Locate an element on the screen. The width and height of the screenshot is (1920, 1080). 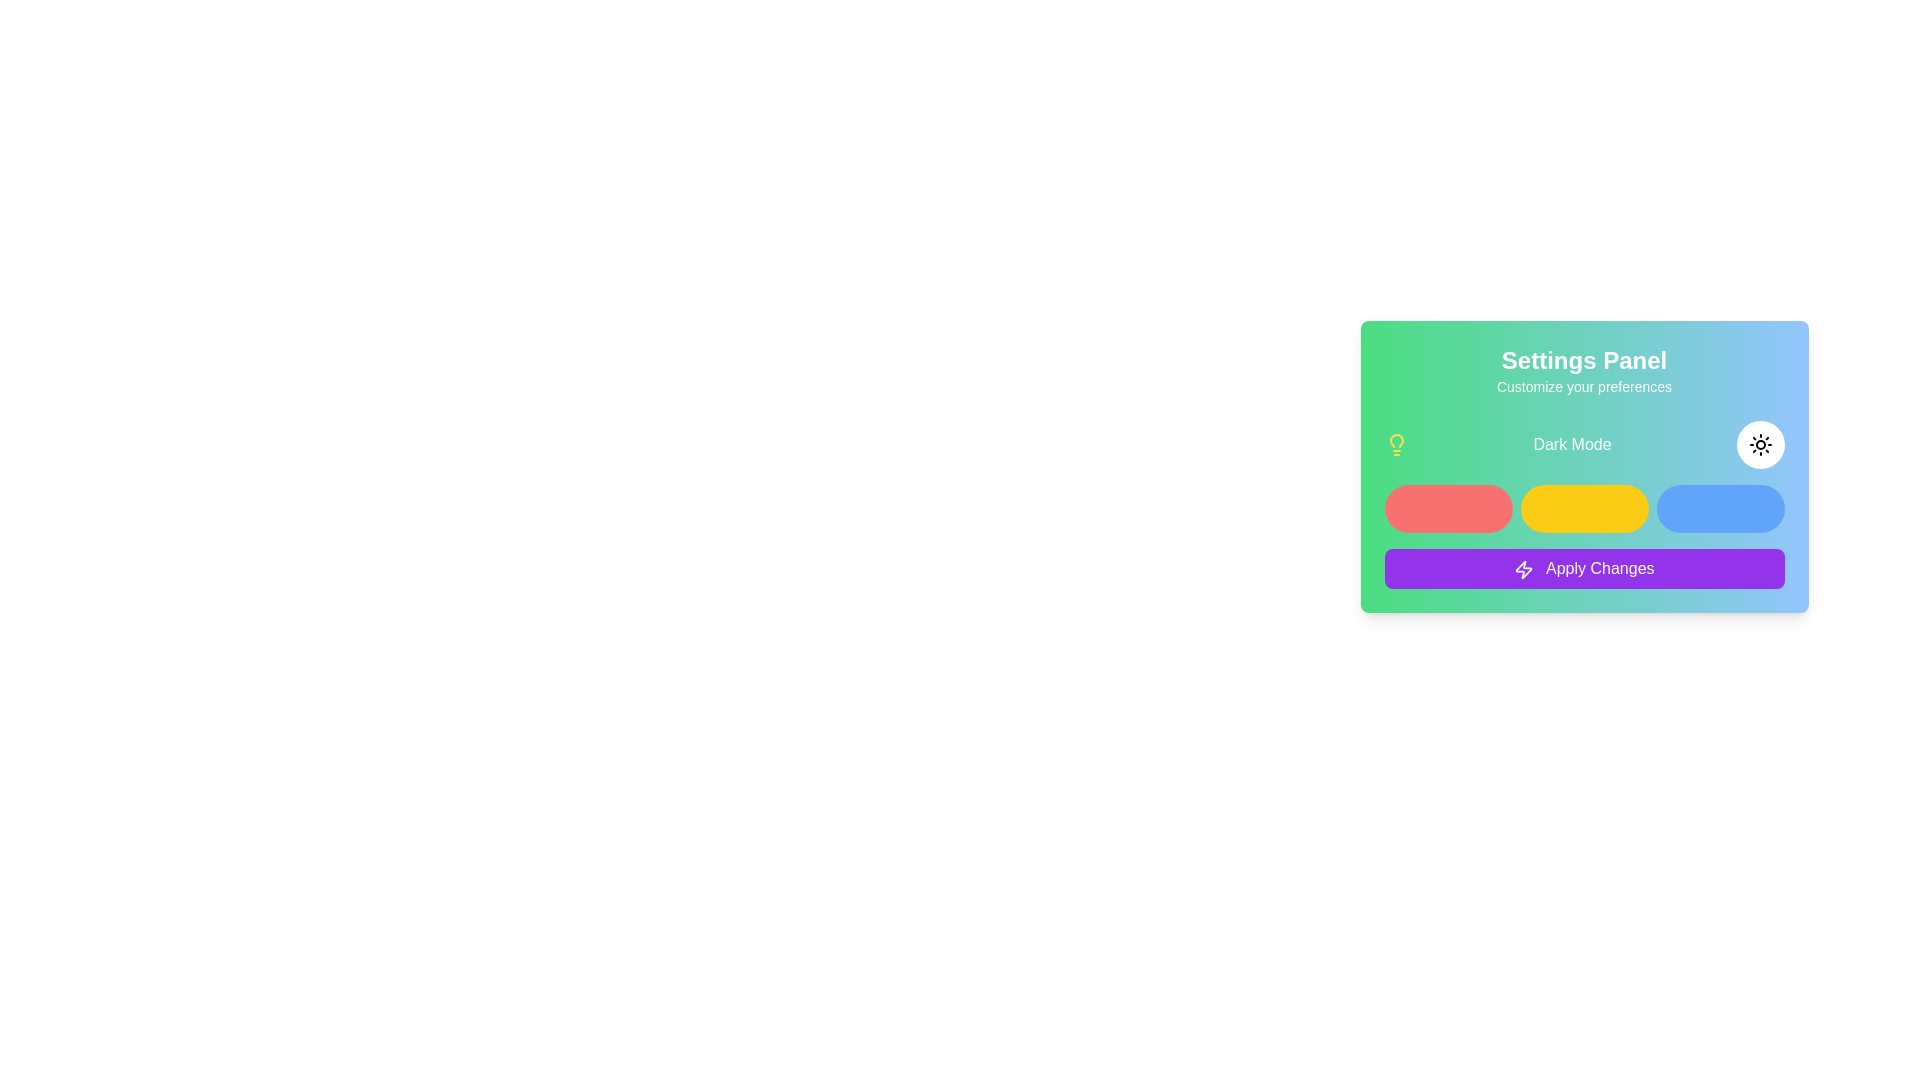
text displayed in the title and description area at the top of the settings panel, which provides context and guidance for customization options is located at coordinates (1583, 370).